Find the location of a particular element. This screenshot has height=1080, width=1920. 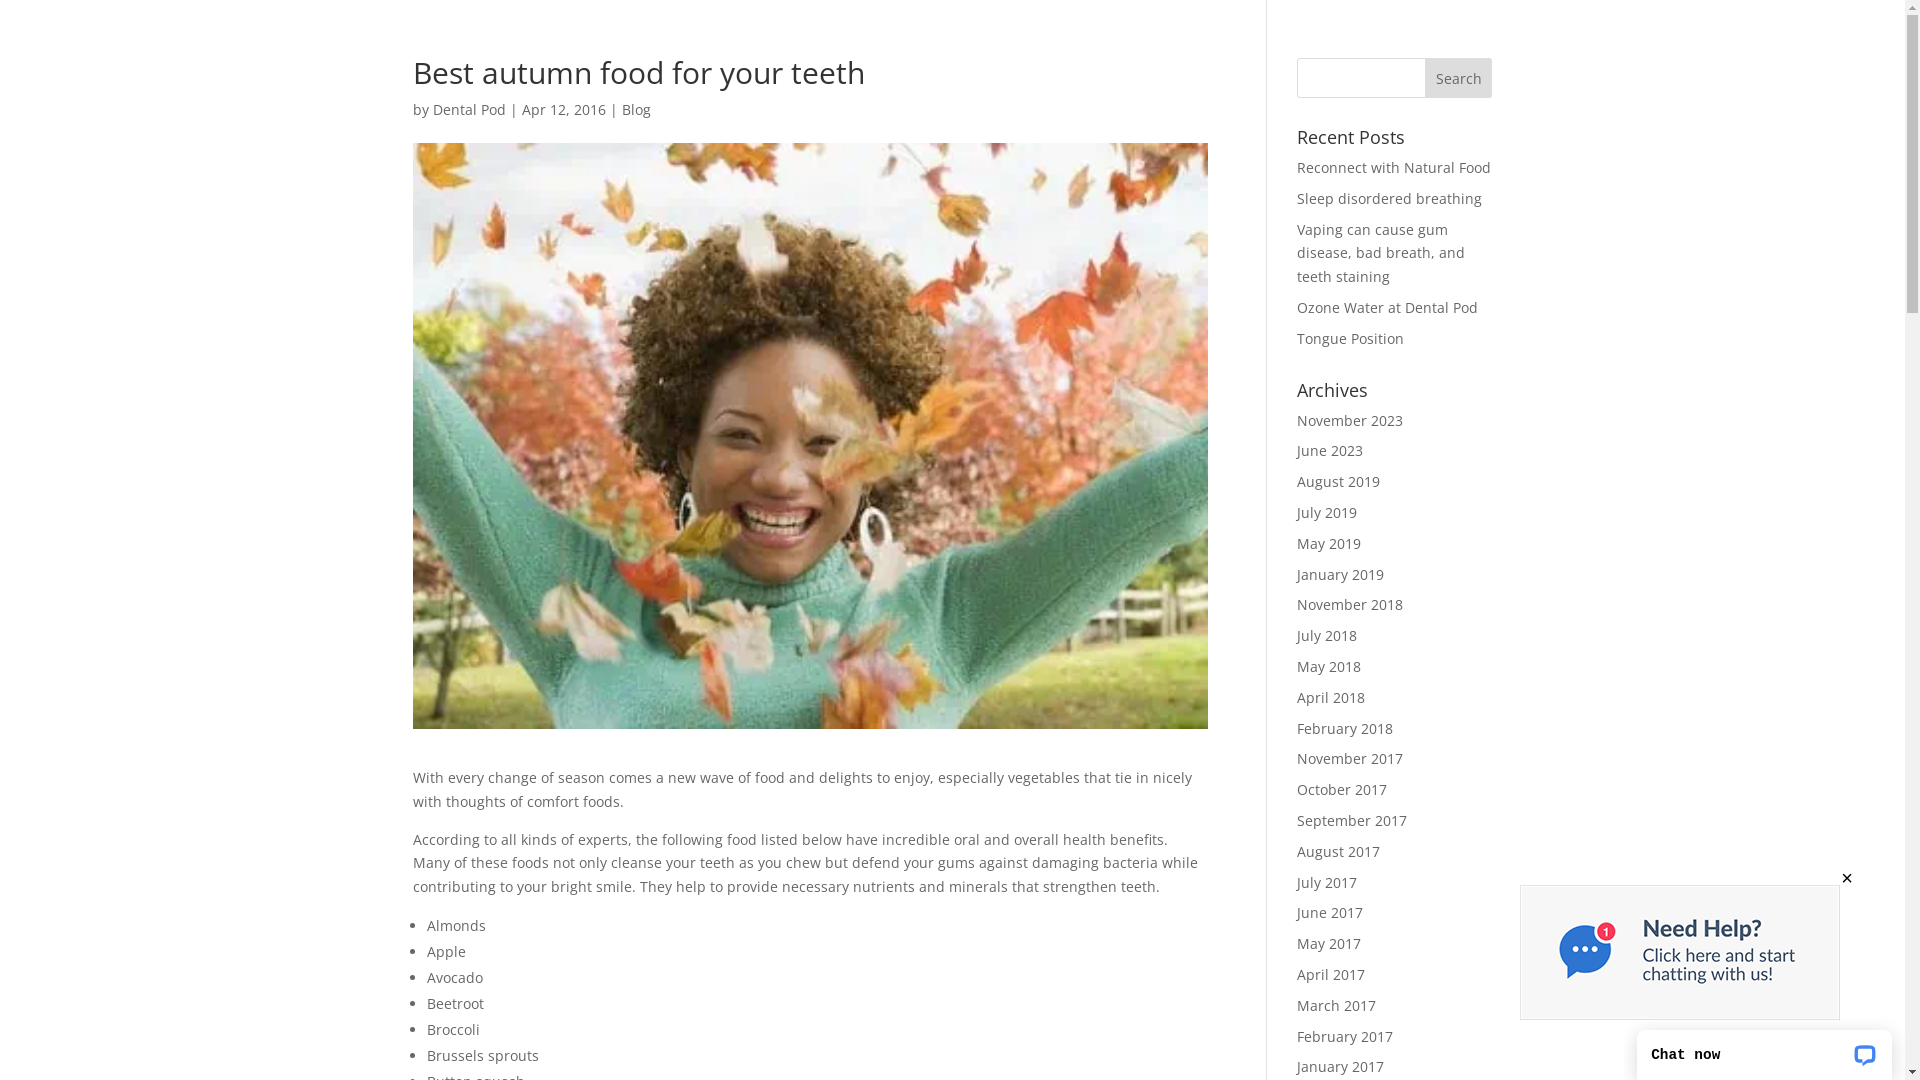

'Ozone Water at Dental Pod' is located at coordinates (1386, 307).